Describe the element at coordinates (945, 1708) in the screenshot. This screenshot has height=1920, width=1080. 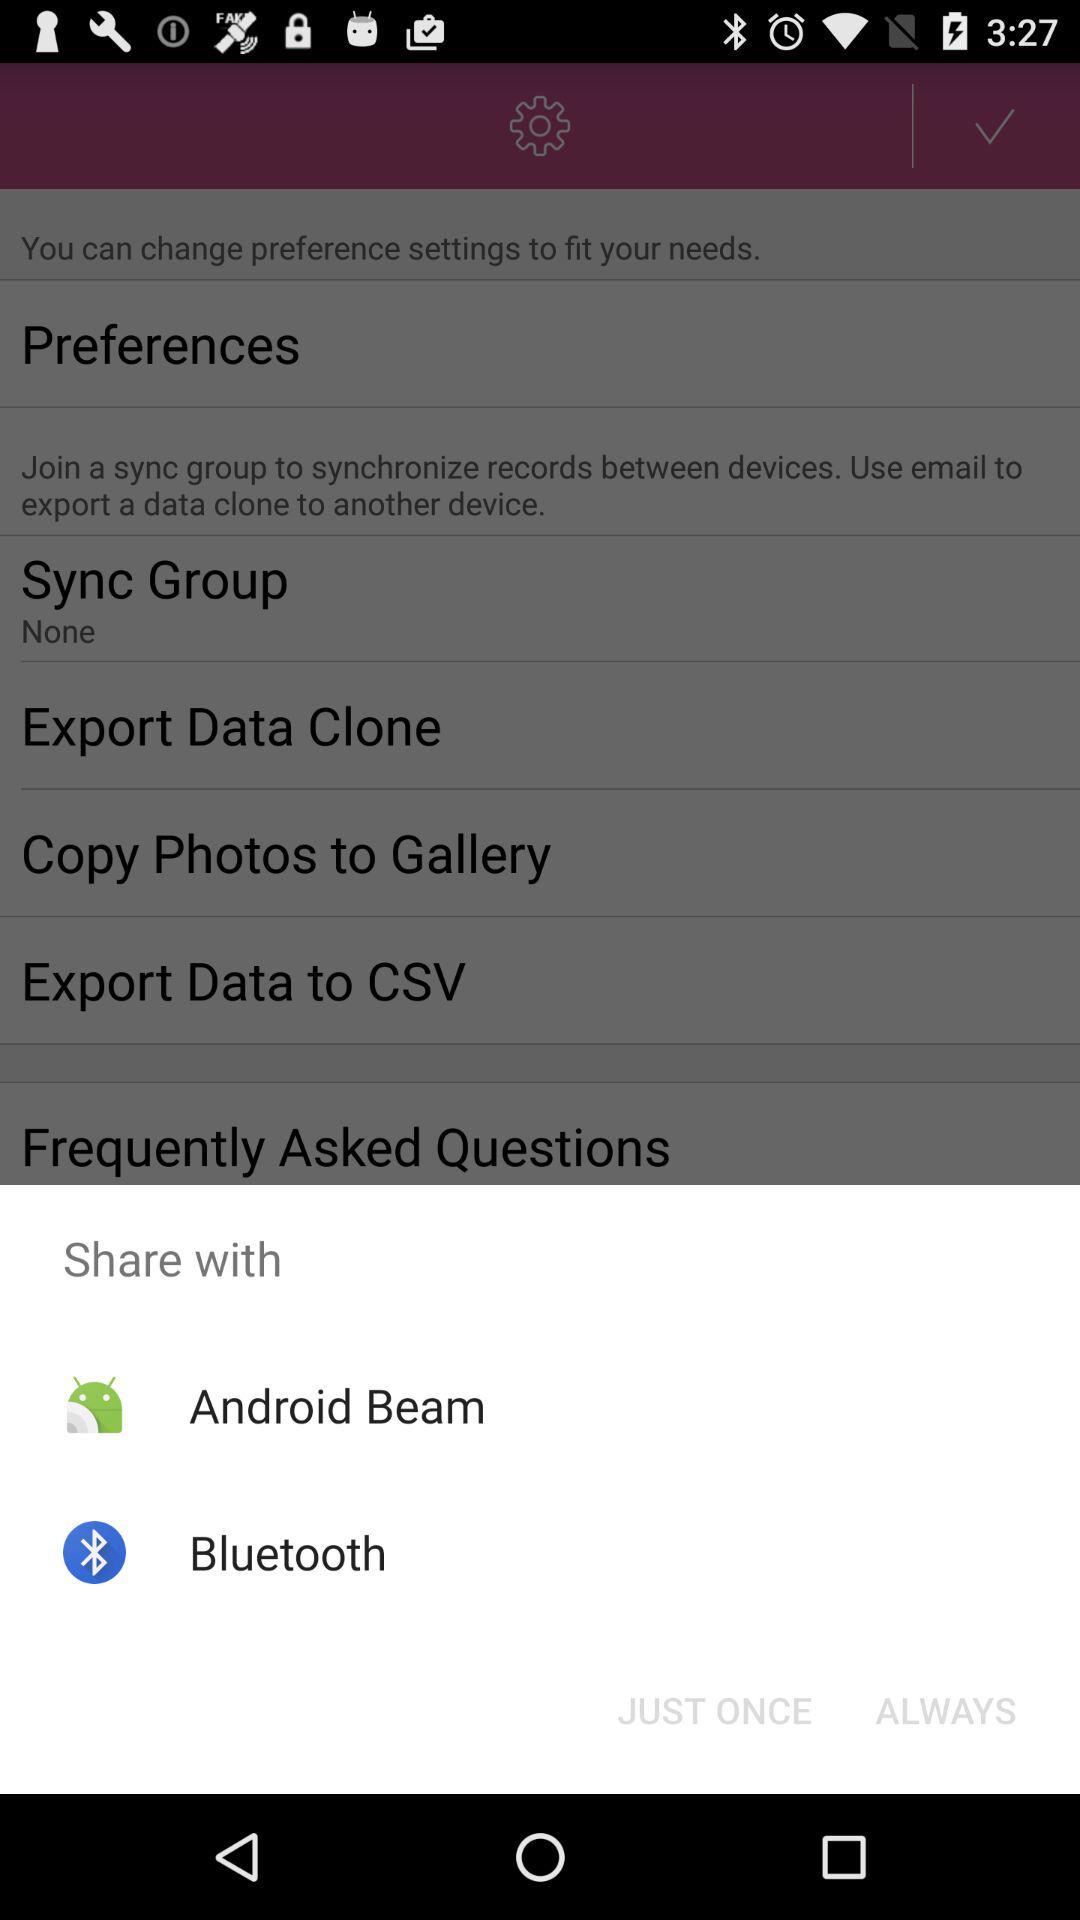
I see `item below share with item` at that location.